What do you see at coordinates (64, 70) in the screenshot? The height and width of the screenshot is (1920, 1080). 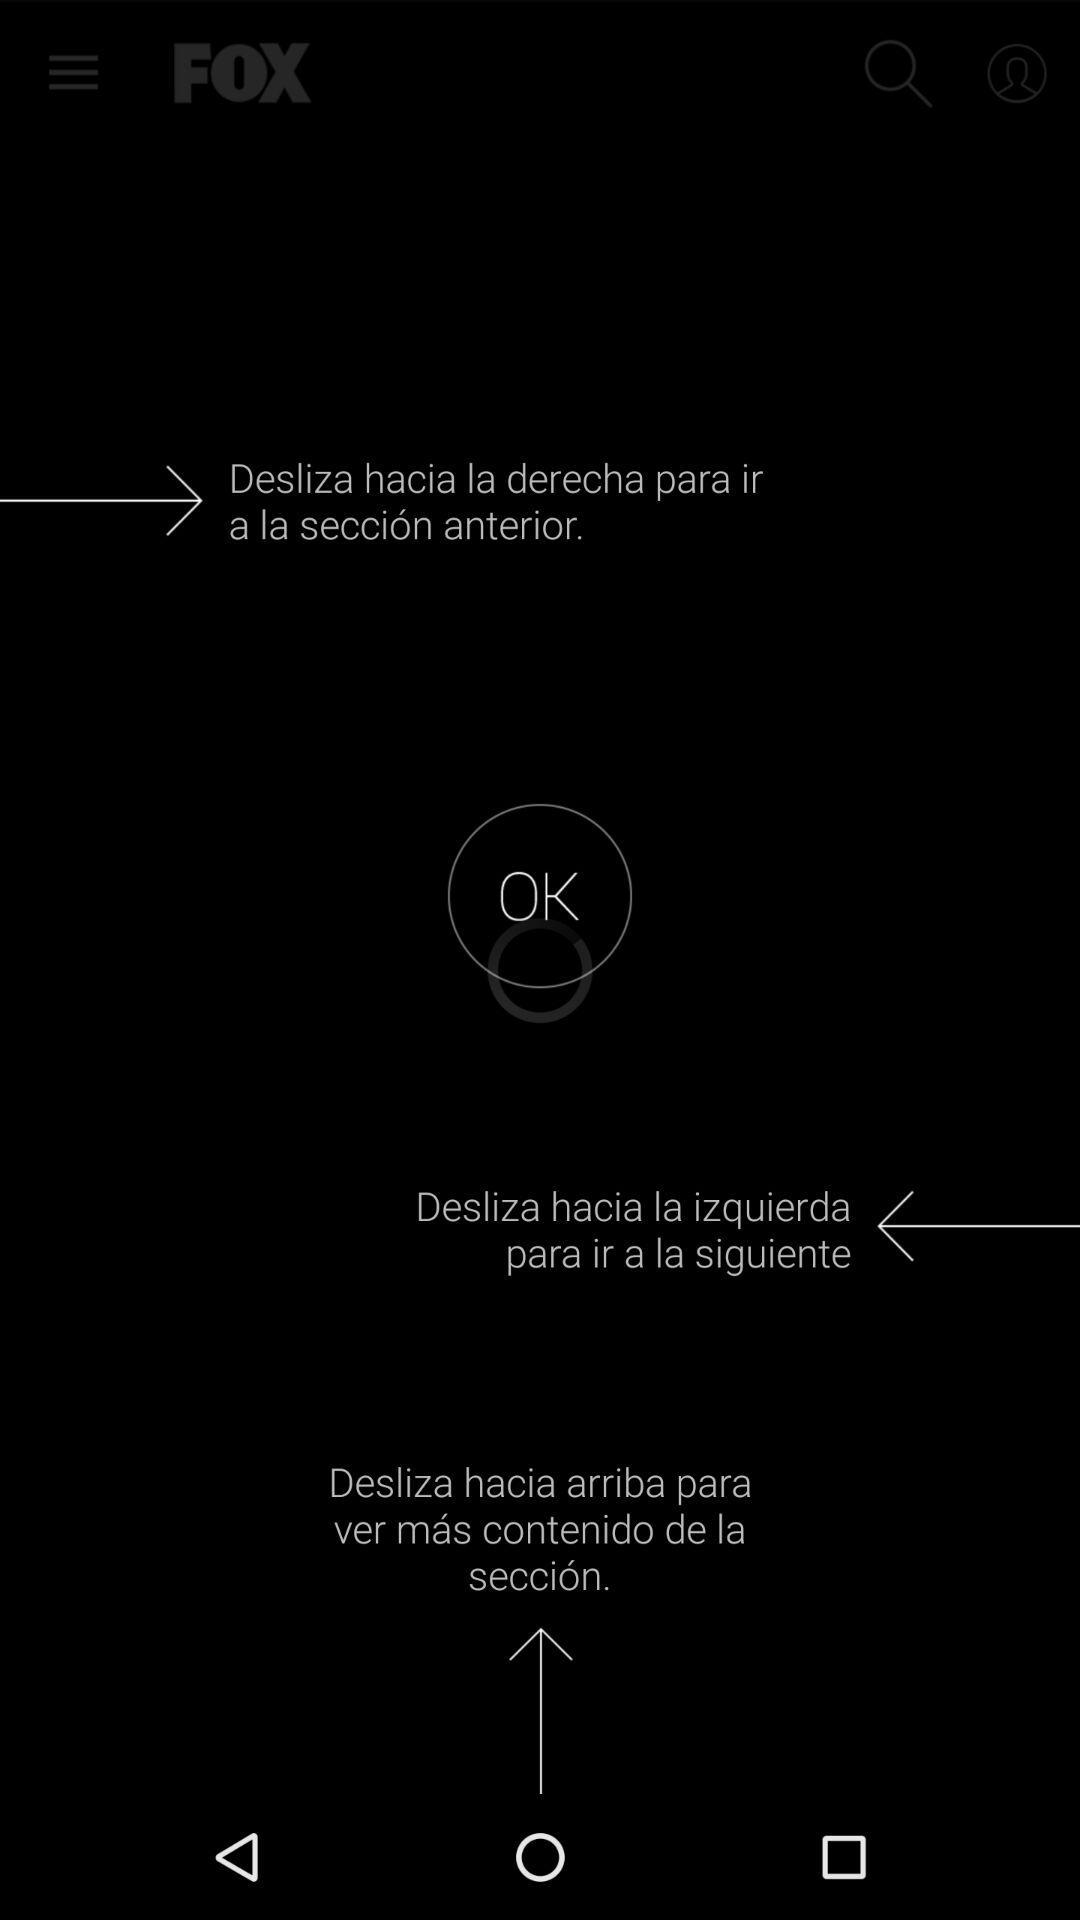 I see `the menu icon` at bounding box center [64, 70].